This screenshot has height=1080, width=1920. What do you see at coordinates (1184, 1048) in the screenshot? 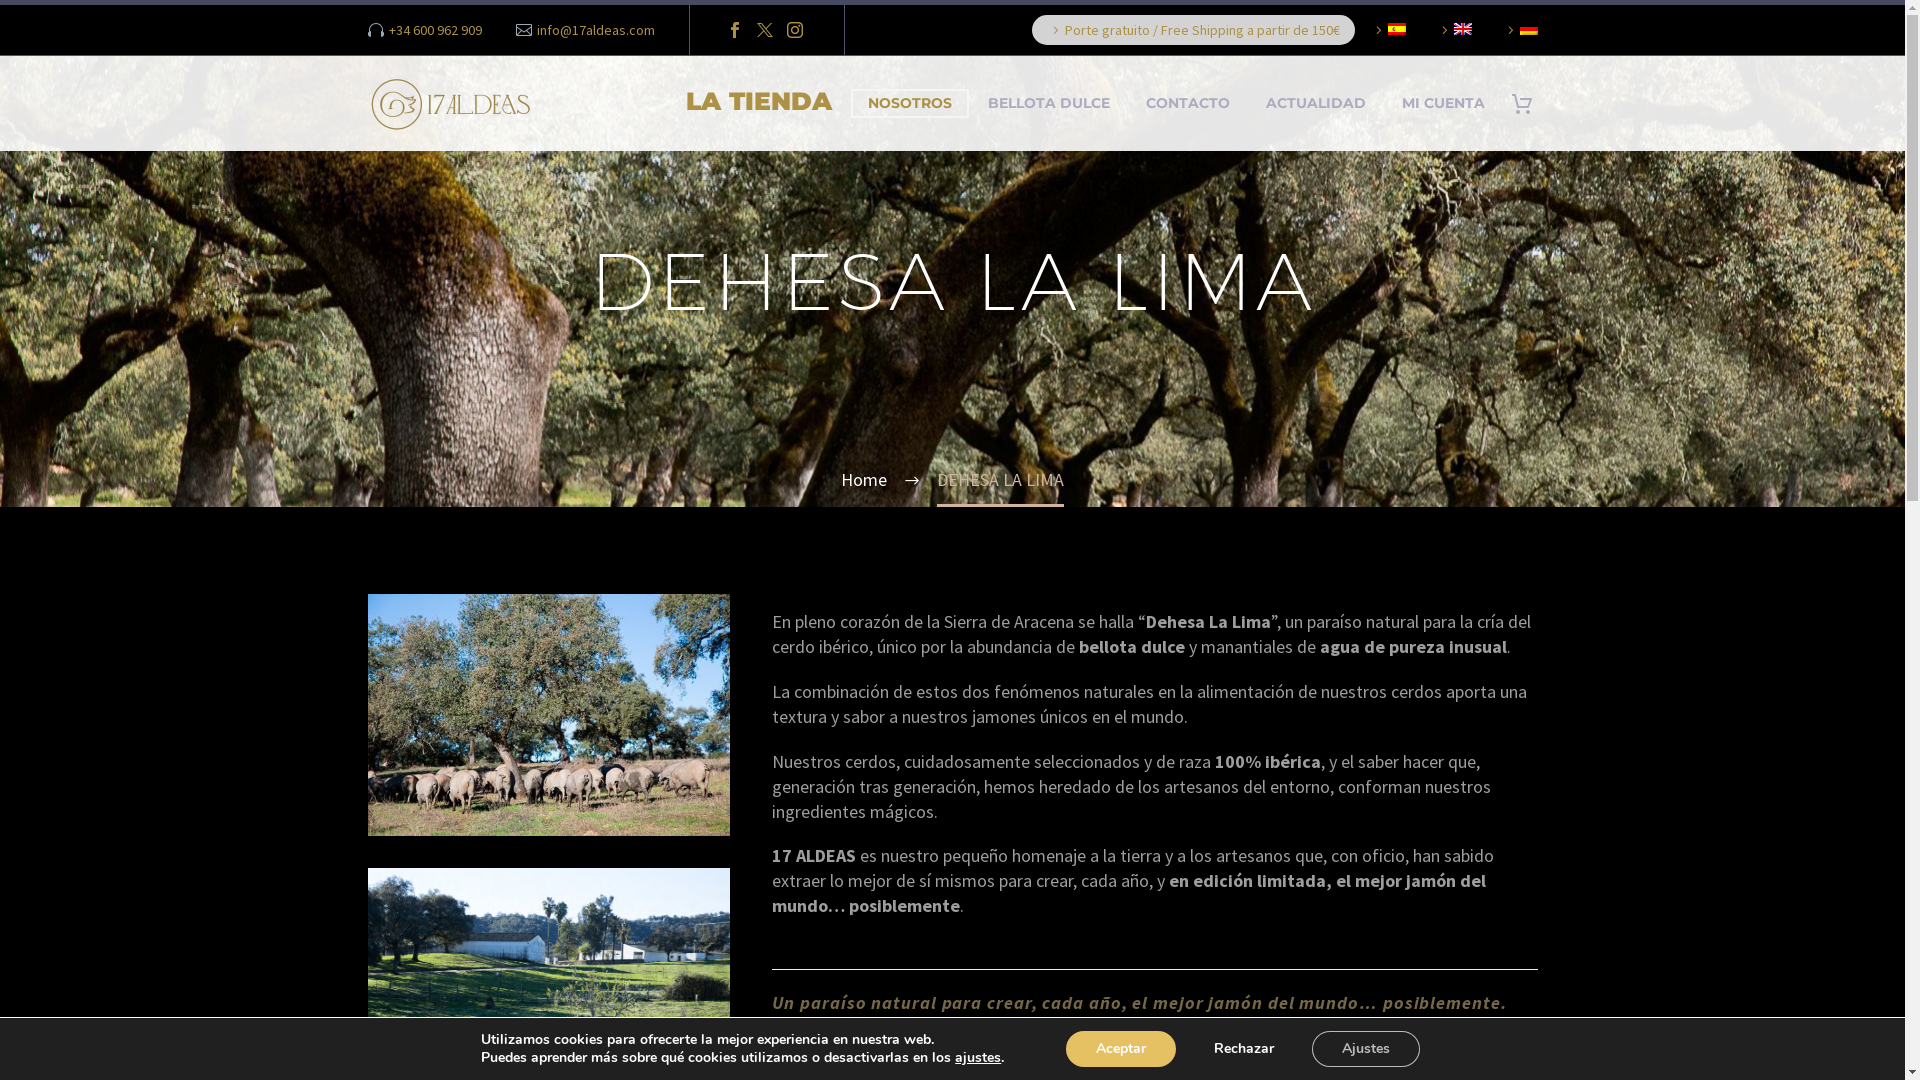
I see `'Rechazar'` at bounding box center [1184, 1048].